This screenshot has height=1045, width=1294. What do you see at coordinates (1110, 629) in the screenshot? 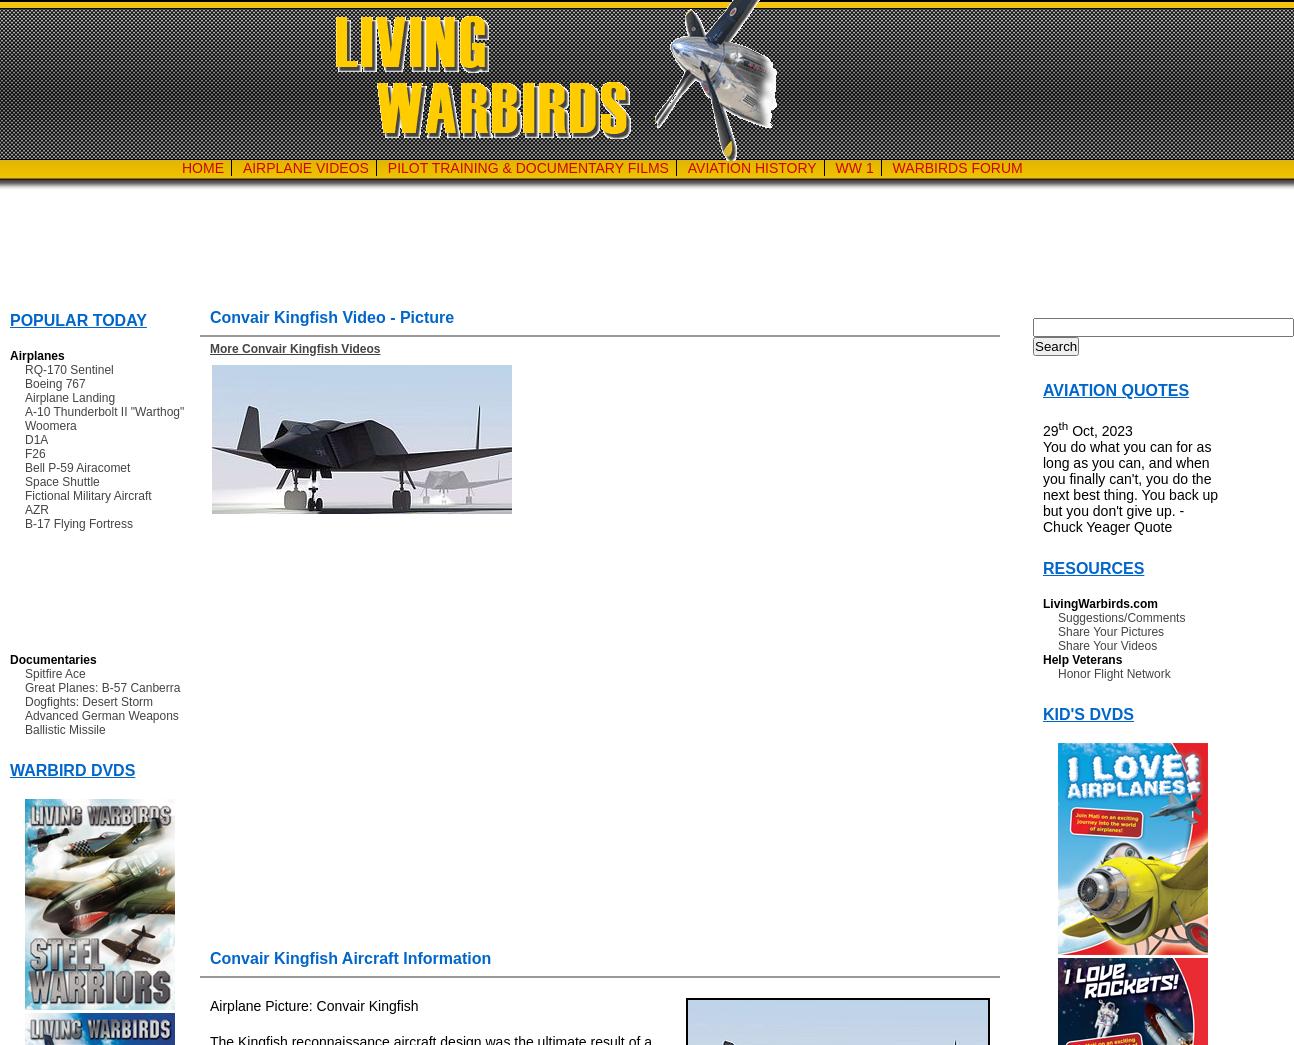
I see `'Share Your Pictures'` at bounding box center [1110, 629].